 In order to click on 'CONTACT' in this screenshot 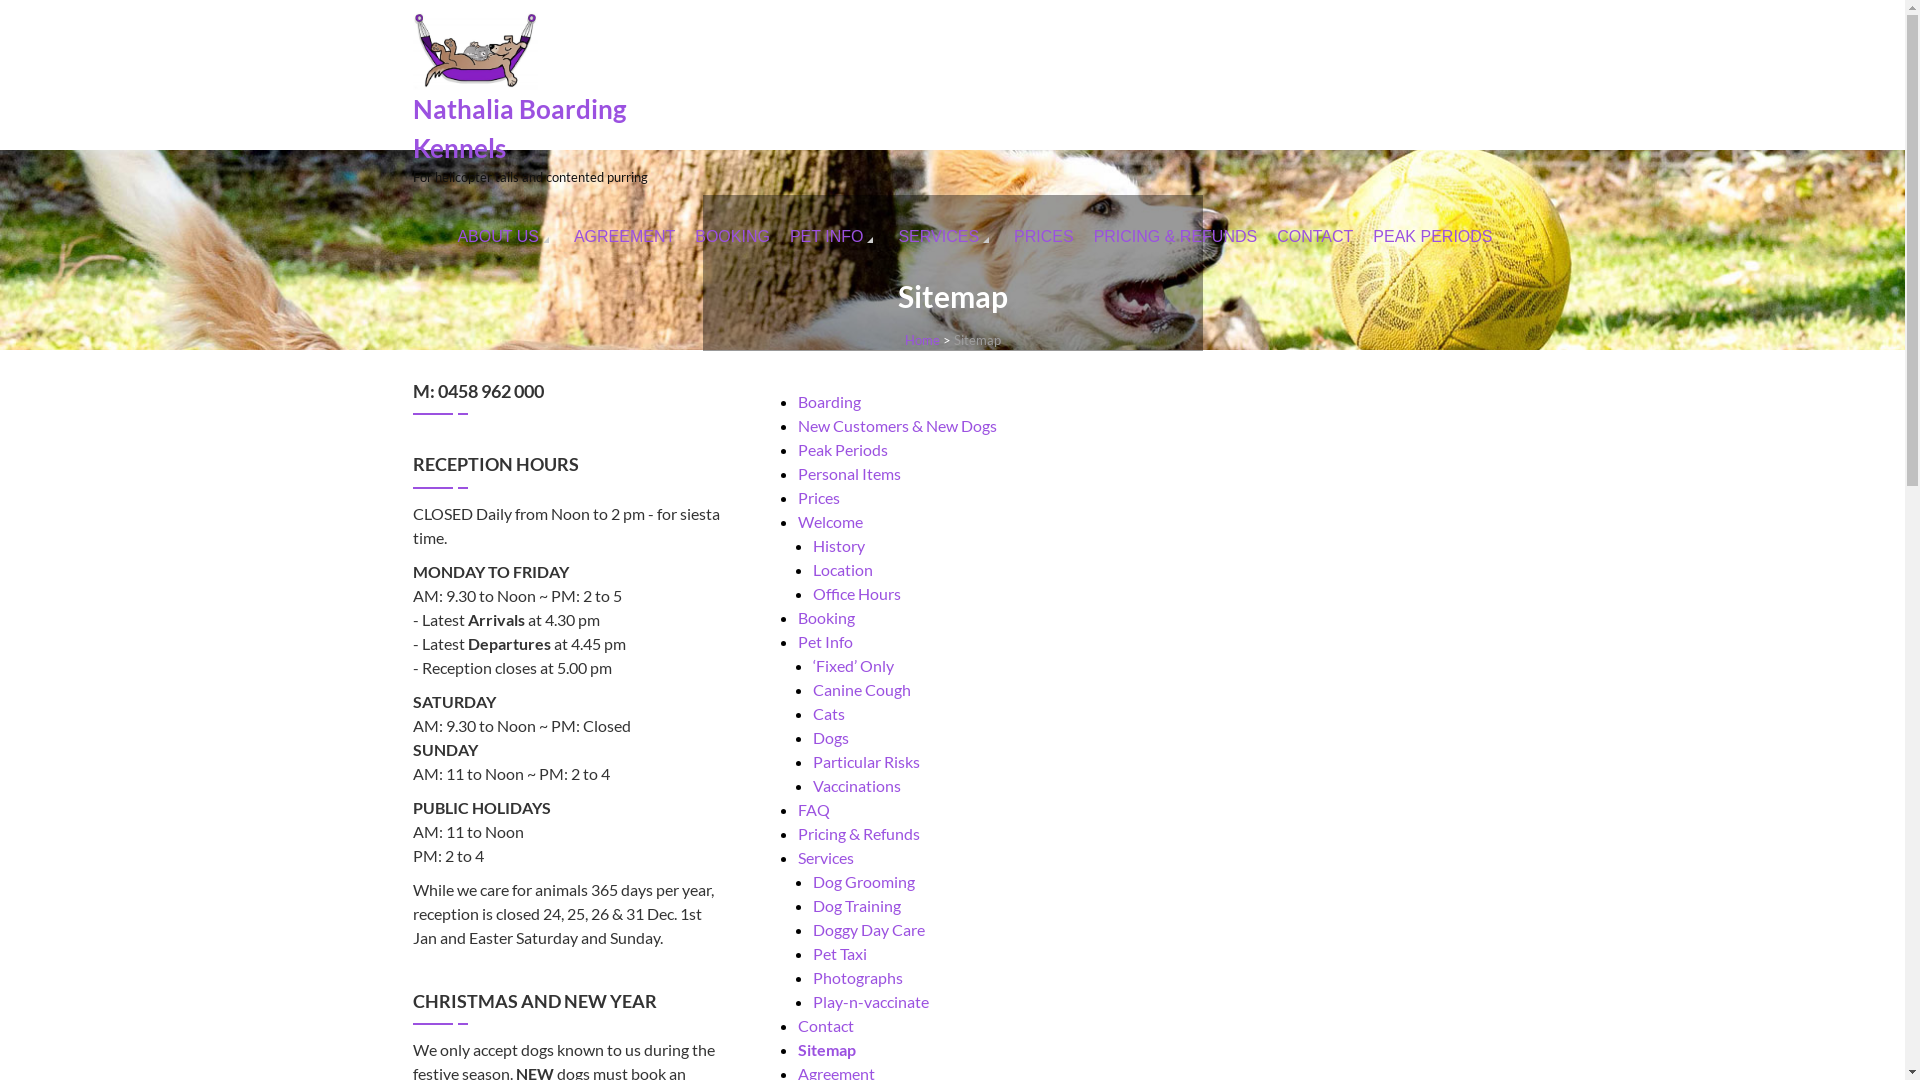, I will do `click(1315, 235)`.